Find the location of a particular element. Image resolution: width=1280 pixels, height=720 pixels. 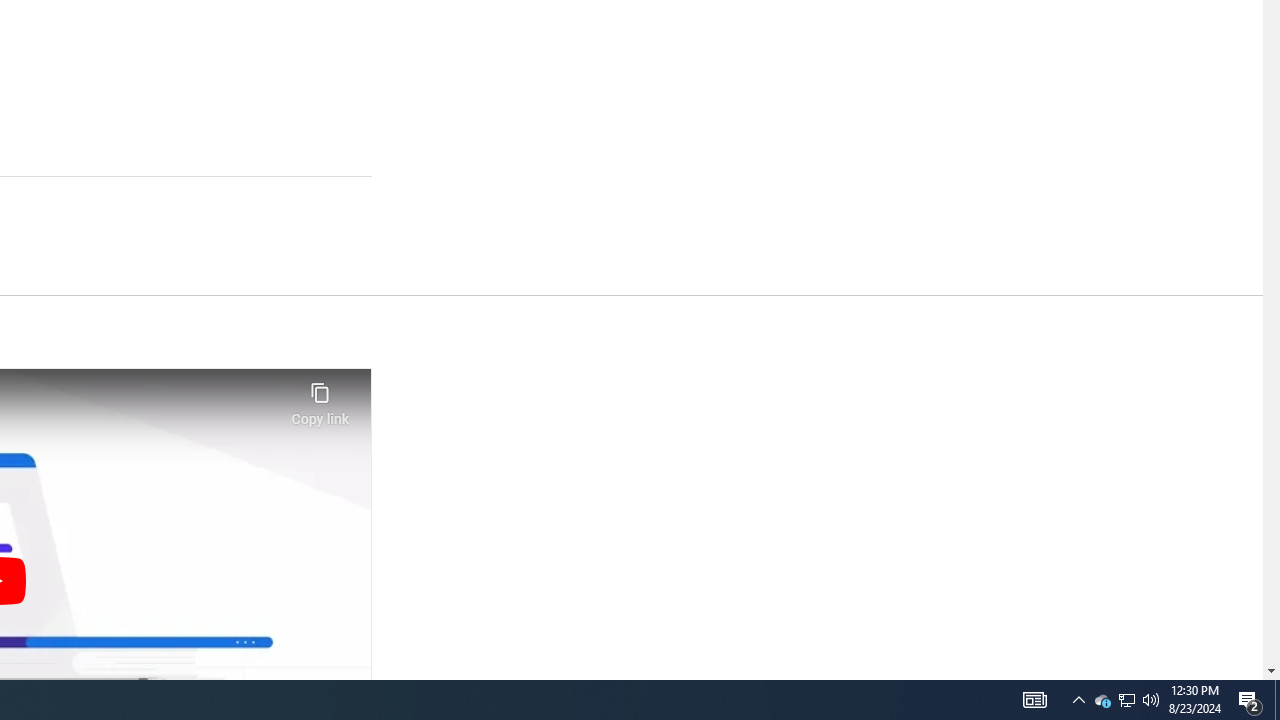

'Copy link' is located at coordinates (320, 398).